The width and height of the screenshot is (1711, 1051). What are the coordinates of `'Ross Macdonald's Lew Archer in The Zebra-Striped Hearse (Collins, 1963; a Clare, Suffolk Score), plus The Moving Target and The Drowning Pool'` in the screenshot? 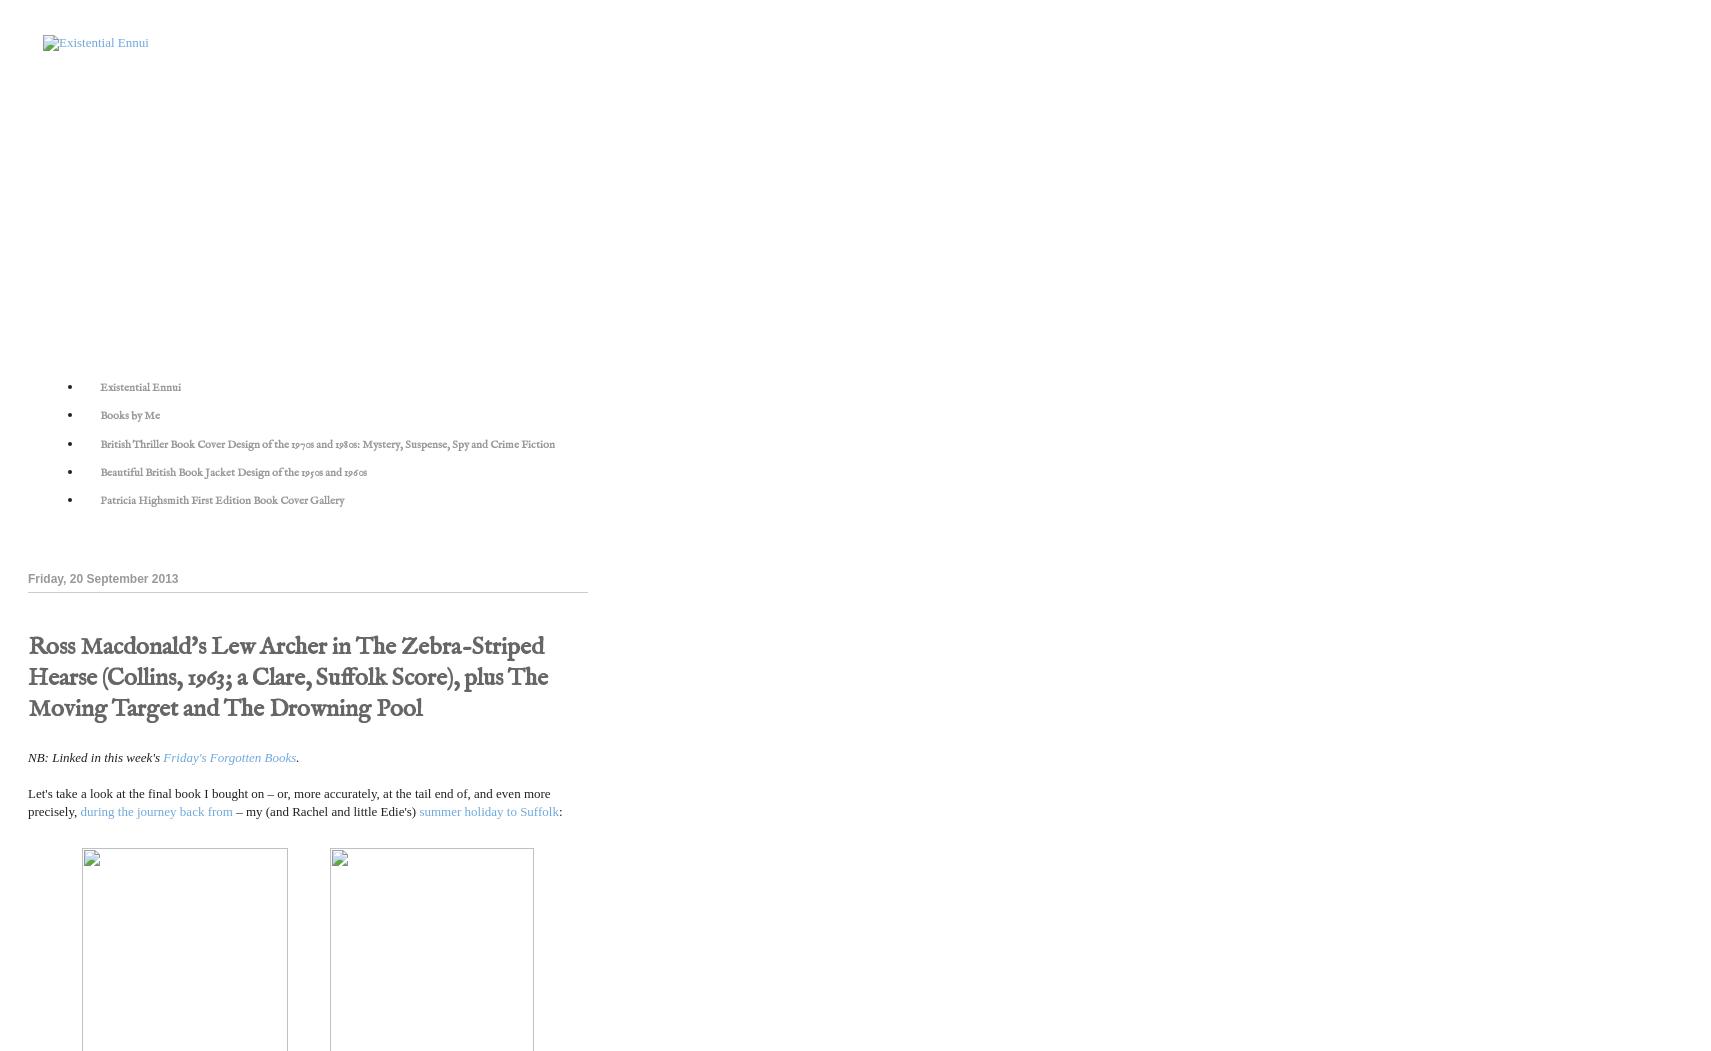 It's located at (287, 677).